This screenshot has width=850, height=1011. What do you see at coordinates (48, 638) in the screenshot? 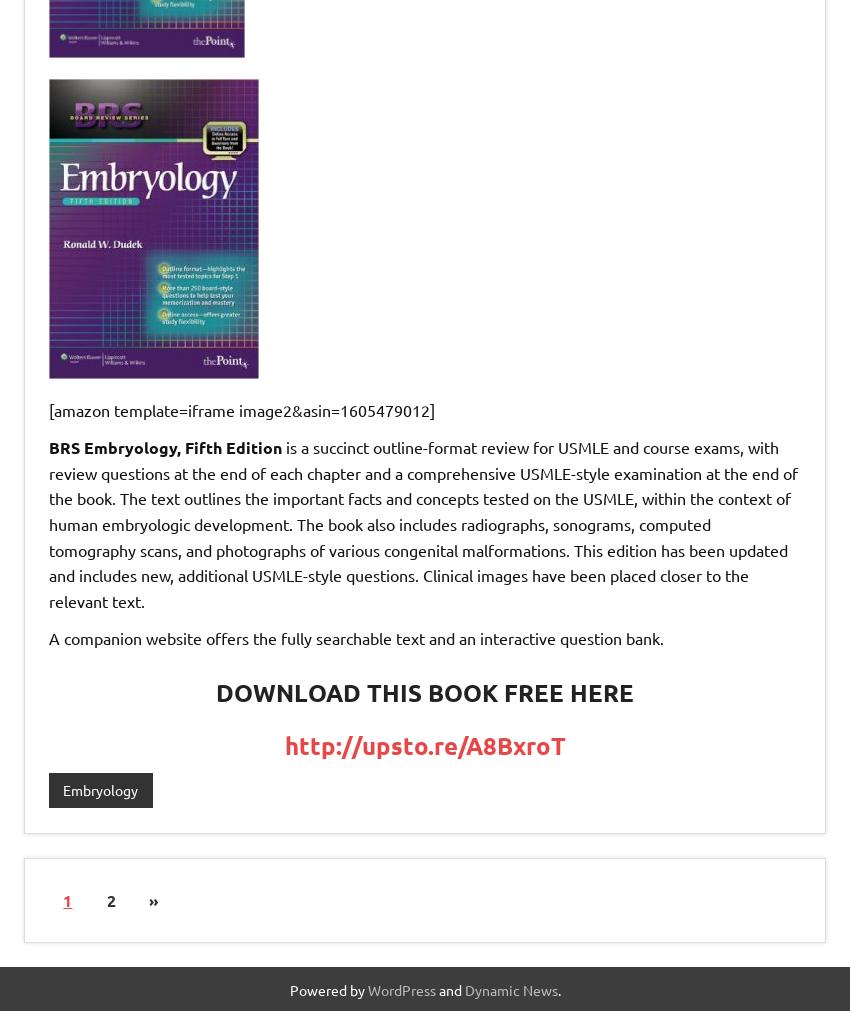
I see `'A companion website offers the fully searchable text and an interactive question bank.'` at bounding box center [48, 638].